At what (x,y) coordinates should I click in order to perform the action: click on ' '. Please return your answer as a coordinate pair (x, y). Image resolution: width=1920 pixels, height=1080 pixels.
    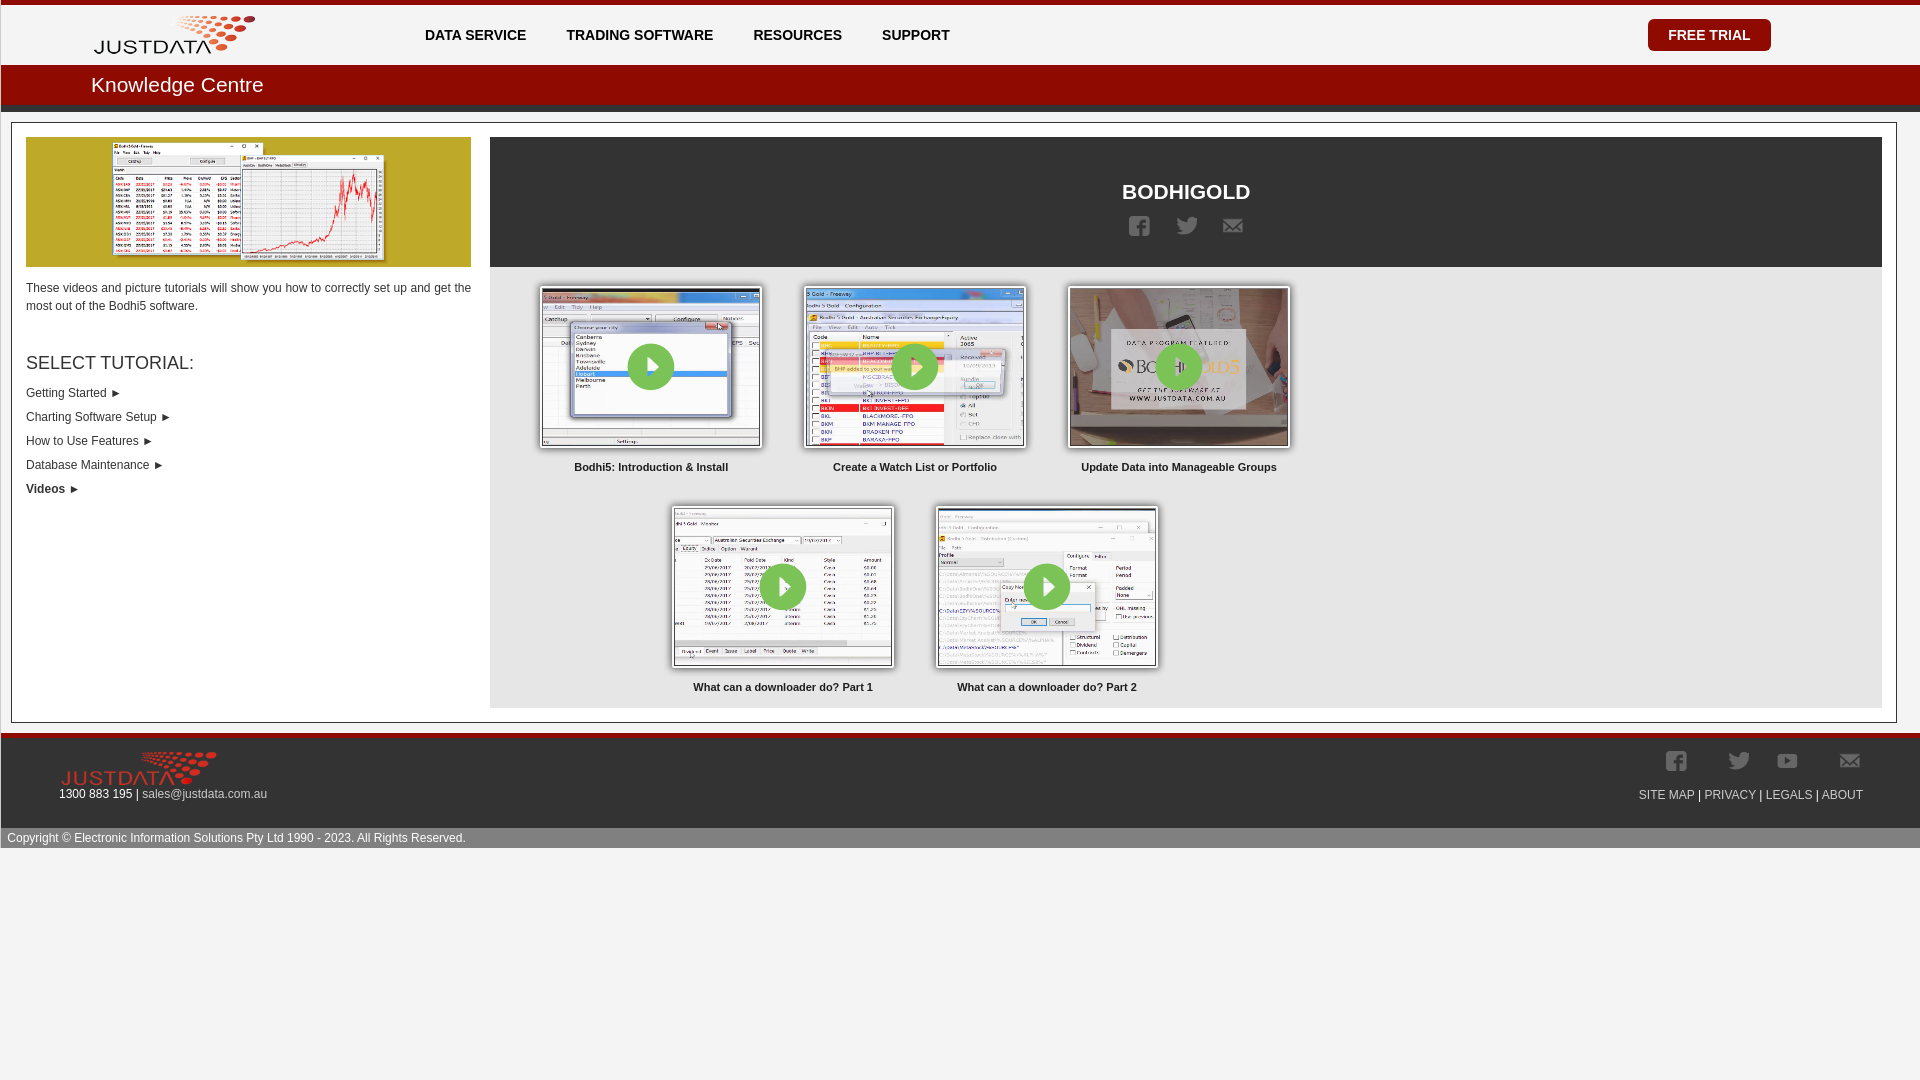
    Looking at the image, I should click on (1665, 760).